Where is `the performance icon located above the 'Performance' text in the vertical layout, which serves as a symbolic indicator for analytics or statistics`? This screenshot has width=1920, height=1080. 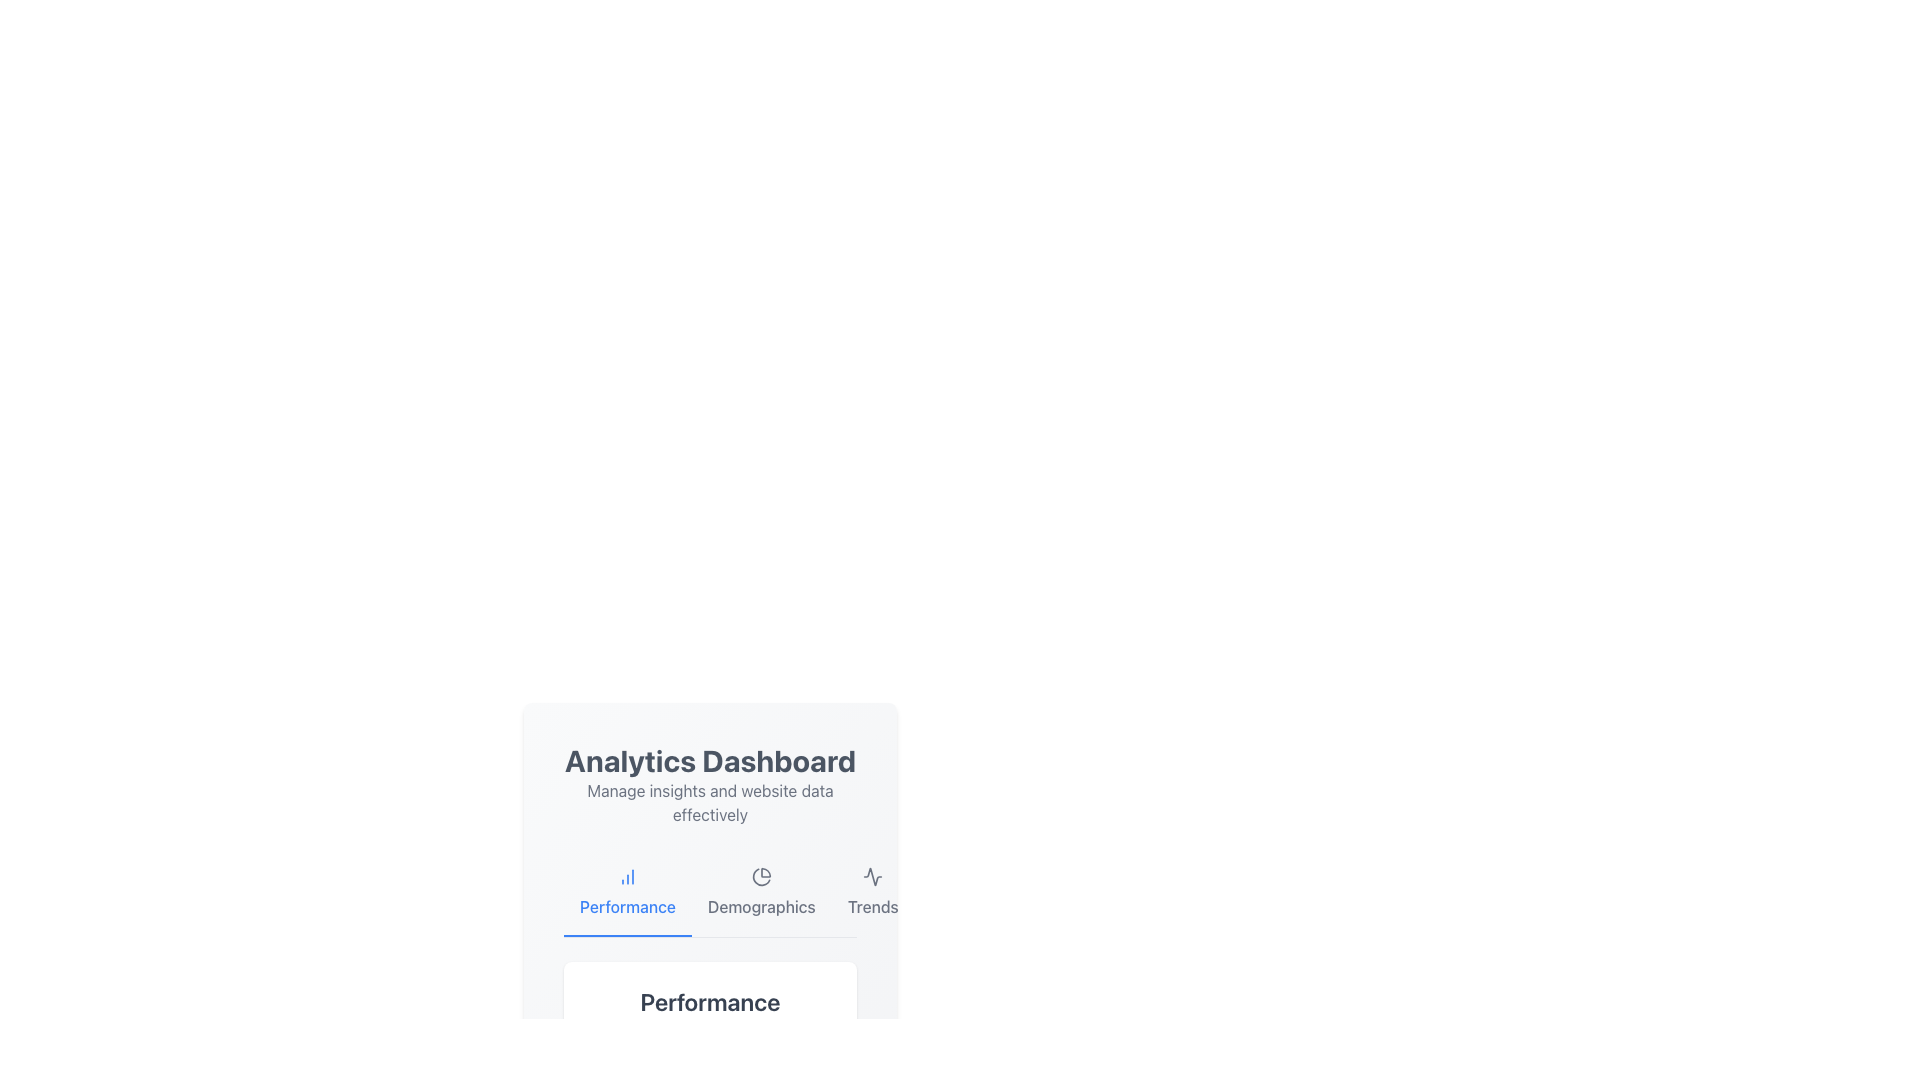
the performance icon located above the 'Performance' text in the vertical layout, which serves as a symbolic indicator for analytics or statistics is located at coordinates (627, 875).